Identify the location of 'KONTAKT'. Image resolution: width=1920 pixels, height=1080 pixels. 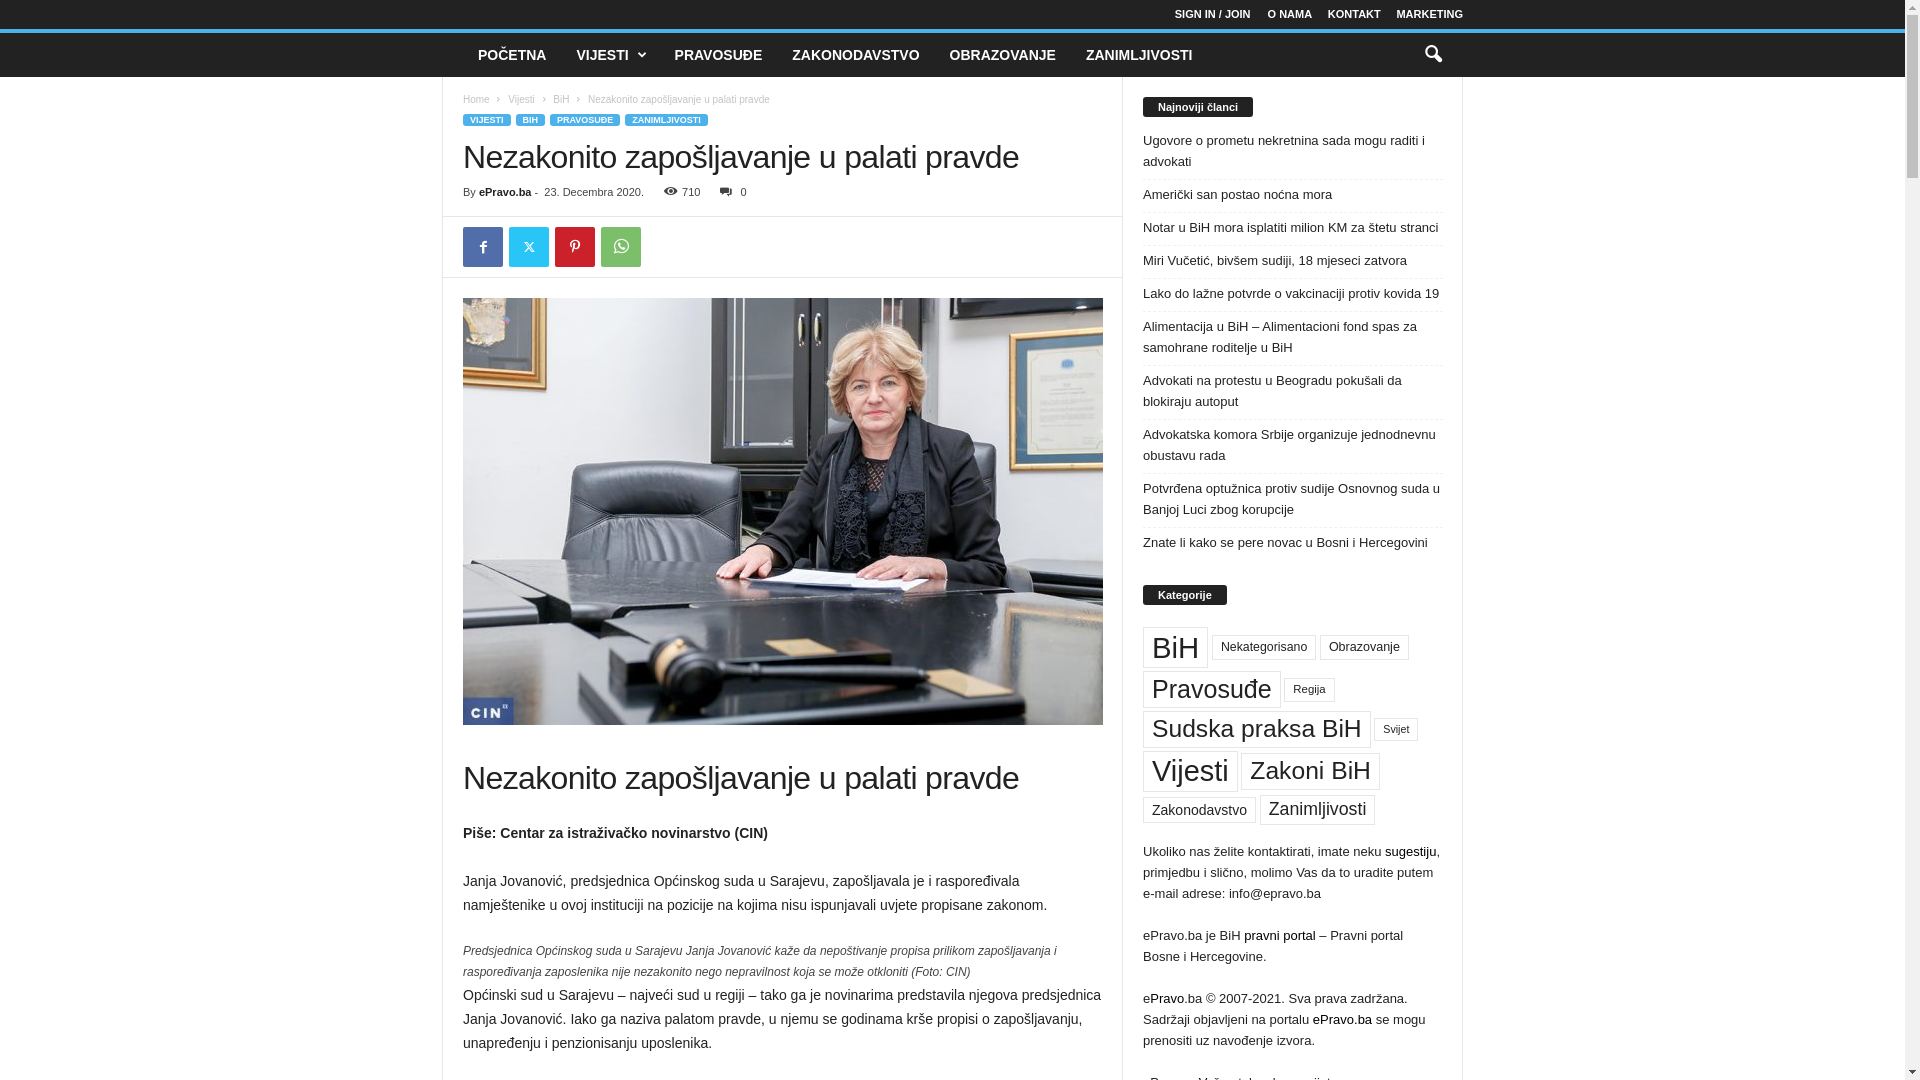
(1354, 14).